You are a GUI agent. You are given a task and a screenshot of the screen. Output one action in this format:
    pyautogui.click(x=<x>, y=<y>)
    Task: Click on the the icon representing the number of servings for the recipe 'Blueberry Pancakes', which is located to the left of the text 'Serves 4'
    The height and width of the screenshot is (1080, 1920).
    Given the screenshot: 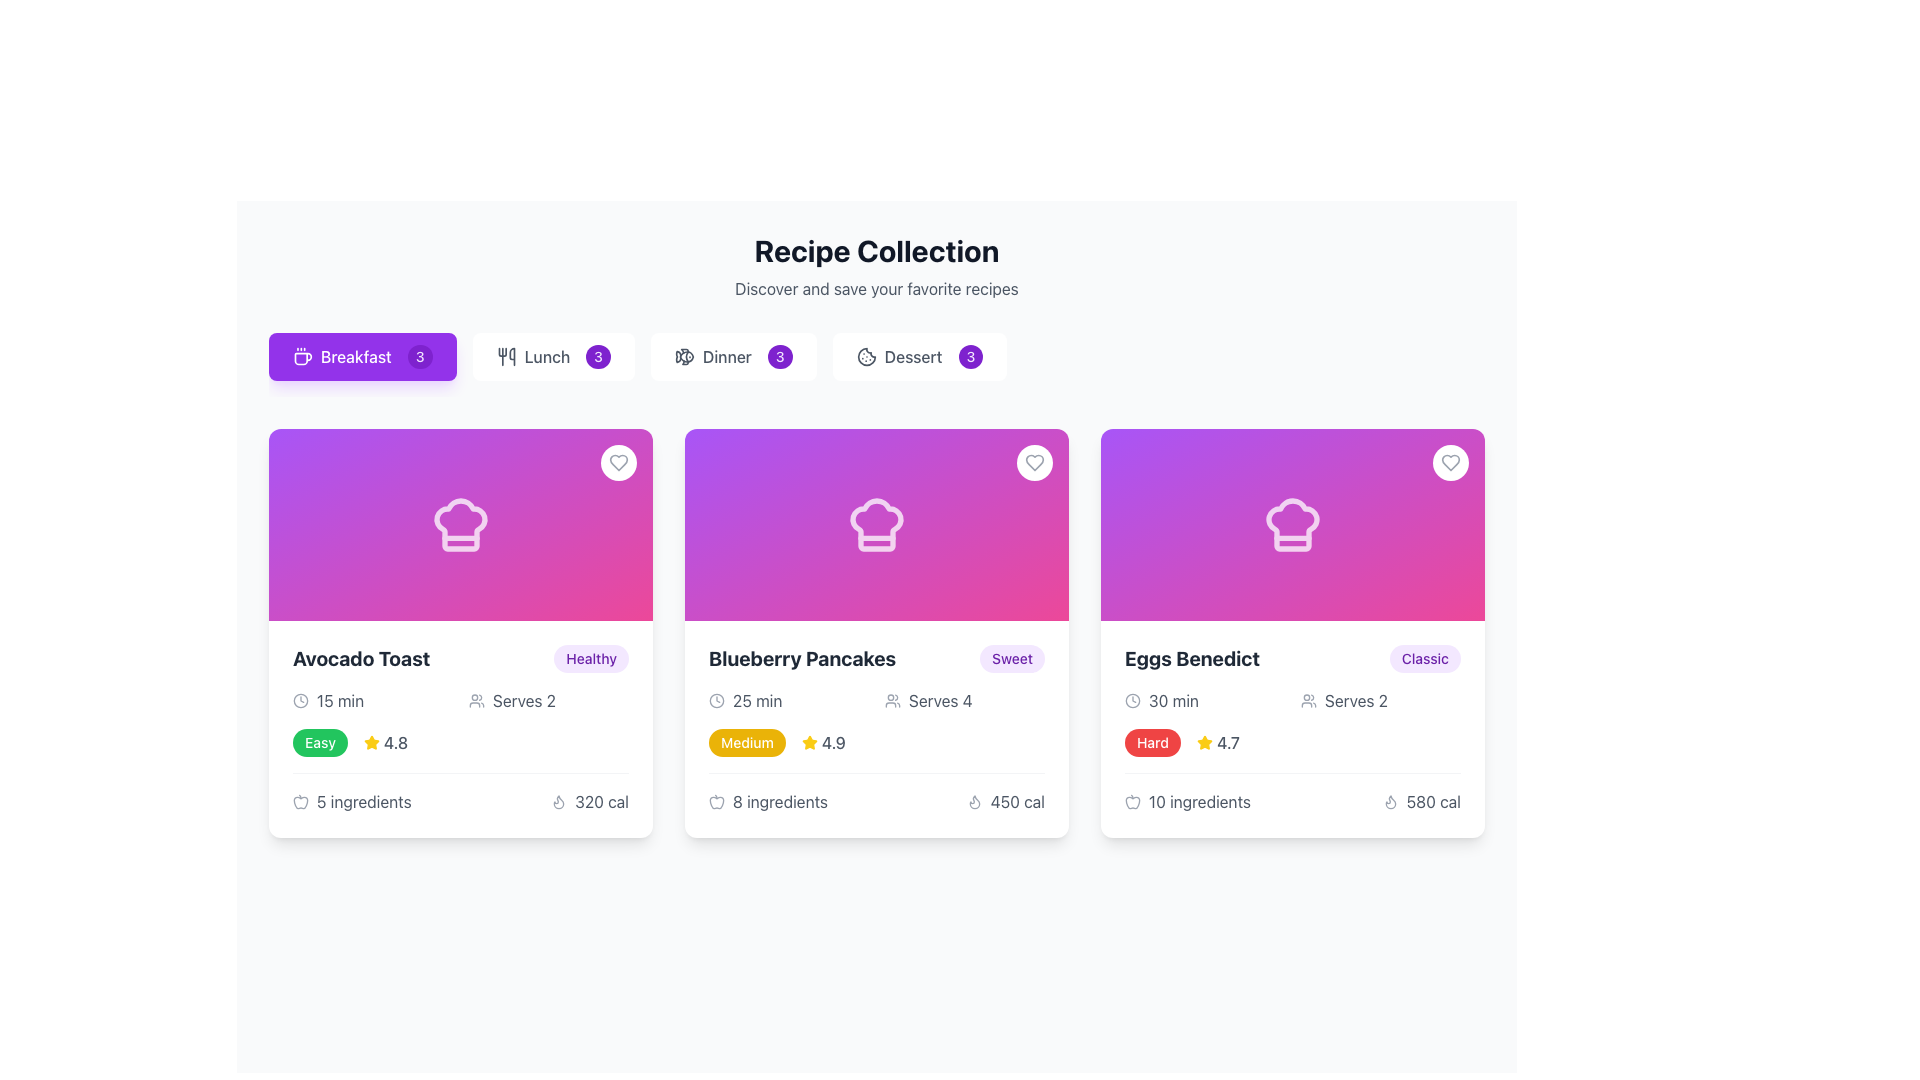 What is the action you would take?
    pyautogui.click(x=891, y=700)
    